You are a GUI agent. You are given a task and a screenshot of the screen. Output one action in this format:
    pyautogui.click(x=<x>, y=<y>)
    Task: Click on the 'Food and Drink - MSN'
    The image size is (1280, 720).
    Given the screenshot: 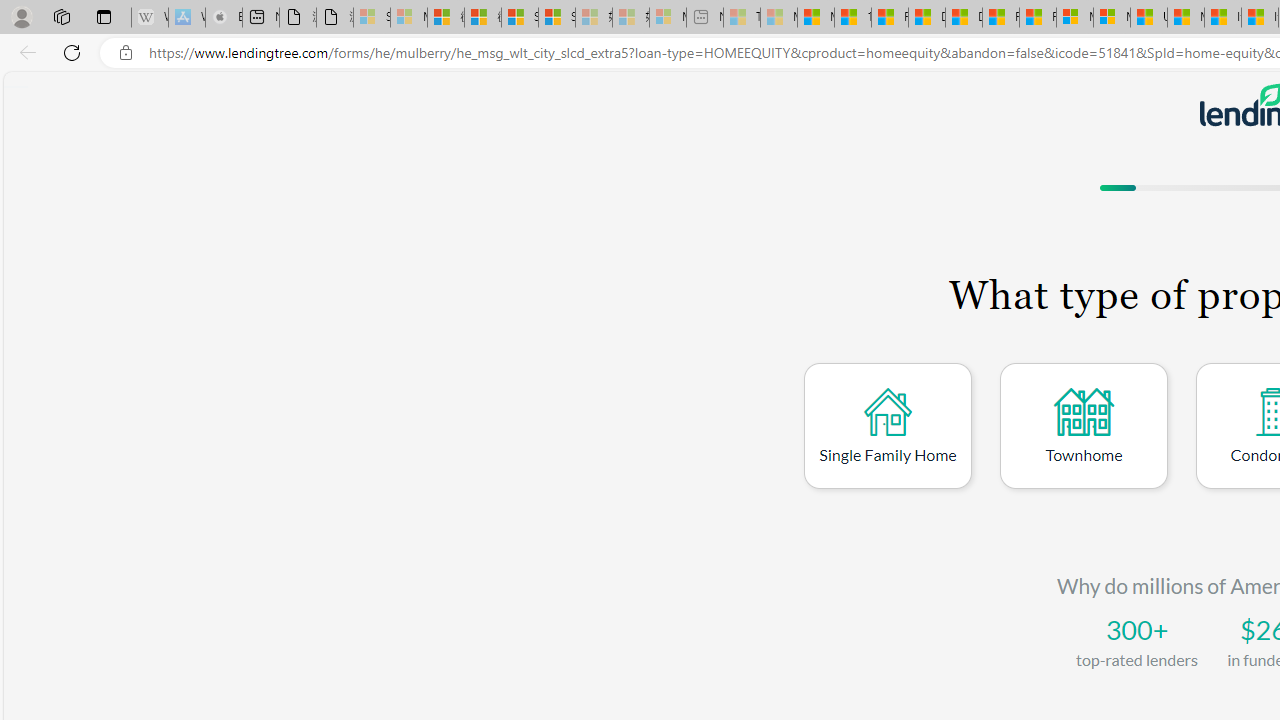 What is the action you would take?
    pyautogui.click(x=888, y=17)
    